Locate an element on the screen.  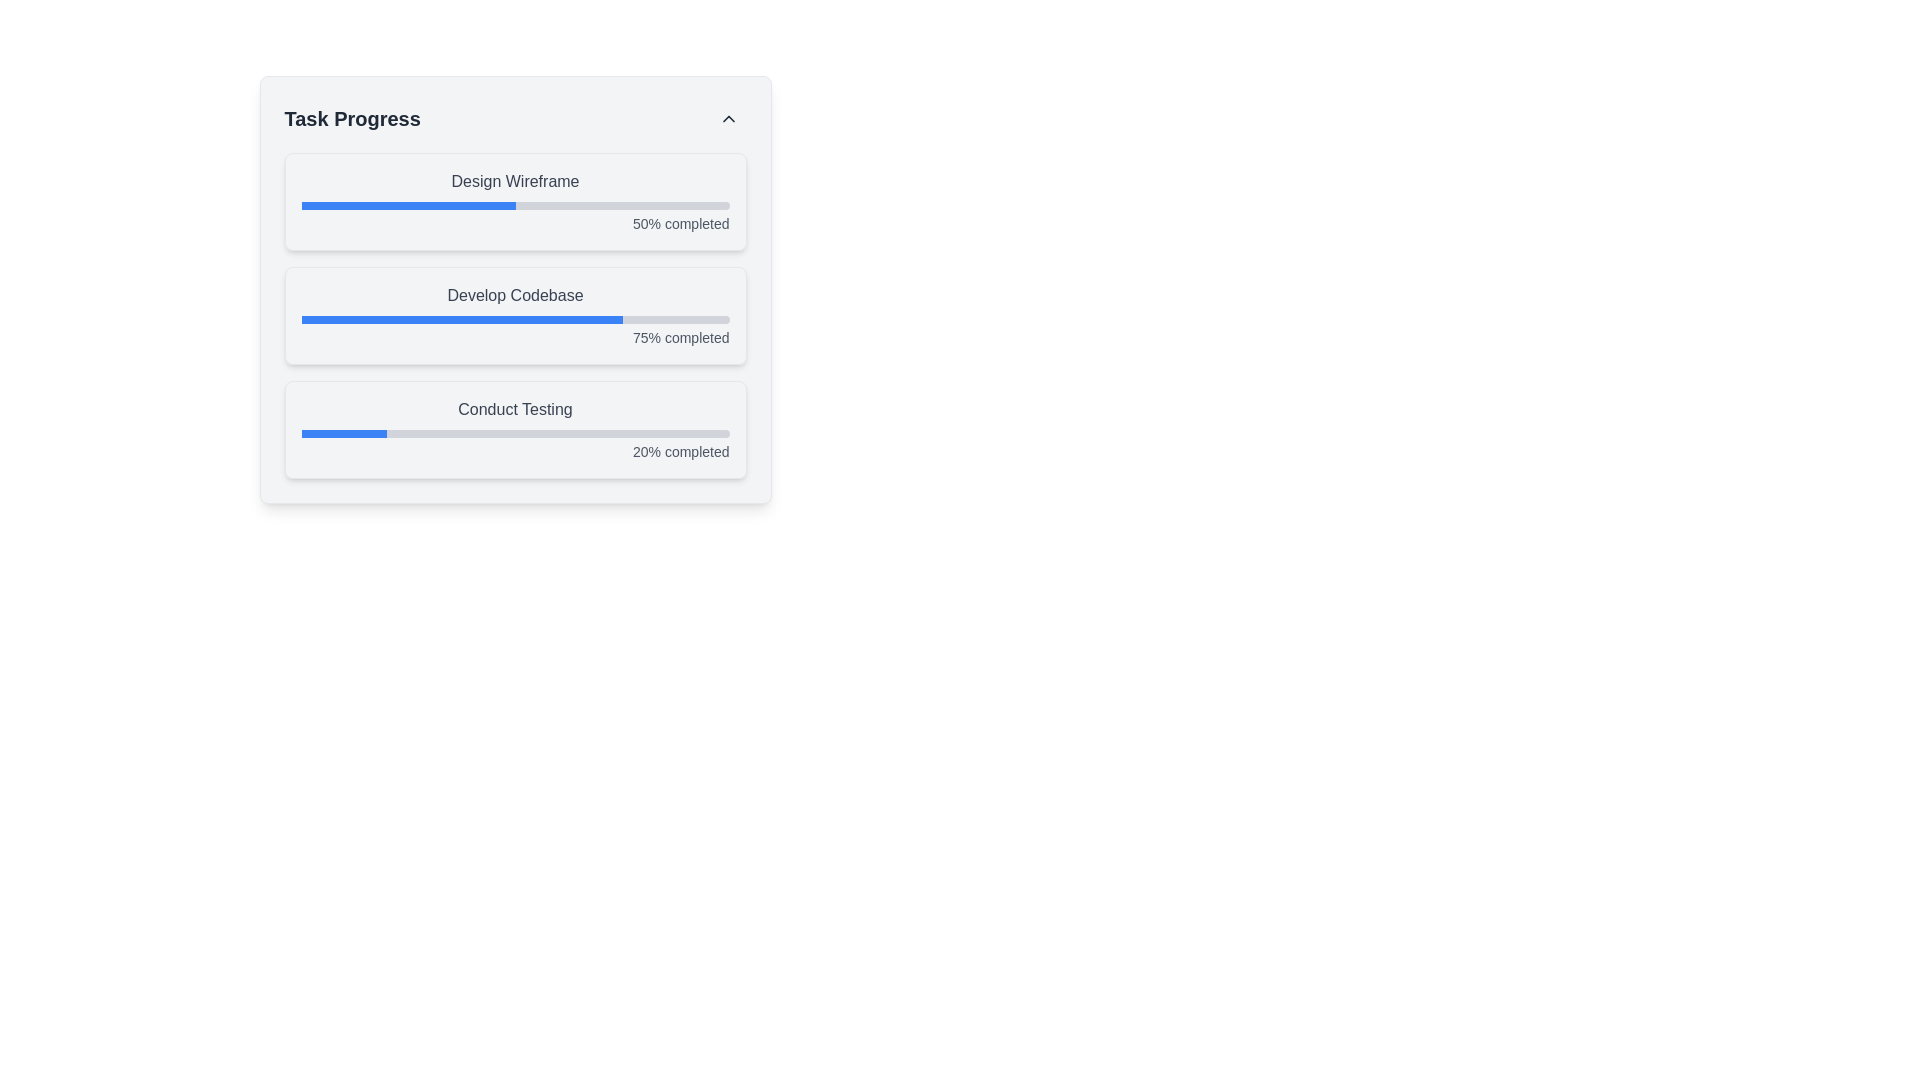
the progress visually on the second progress bar indicating '75% completed' for the task labeled 'Develop Codebase' is located at coordinates (515, 319).